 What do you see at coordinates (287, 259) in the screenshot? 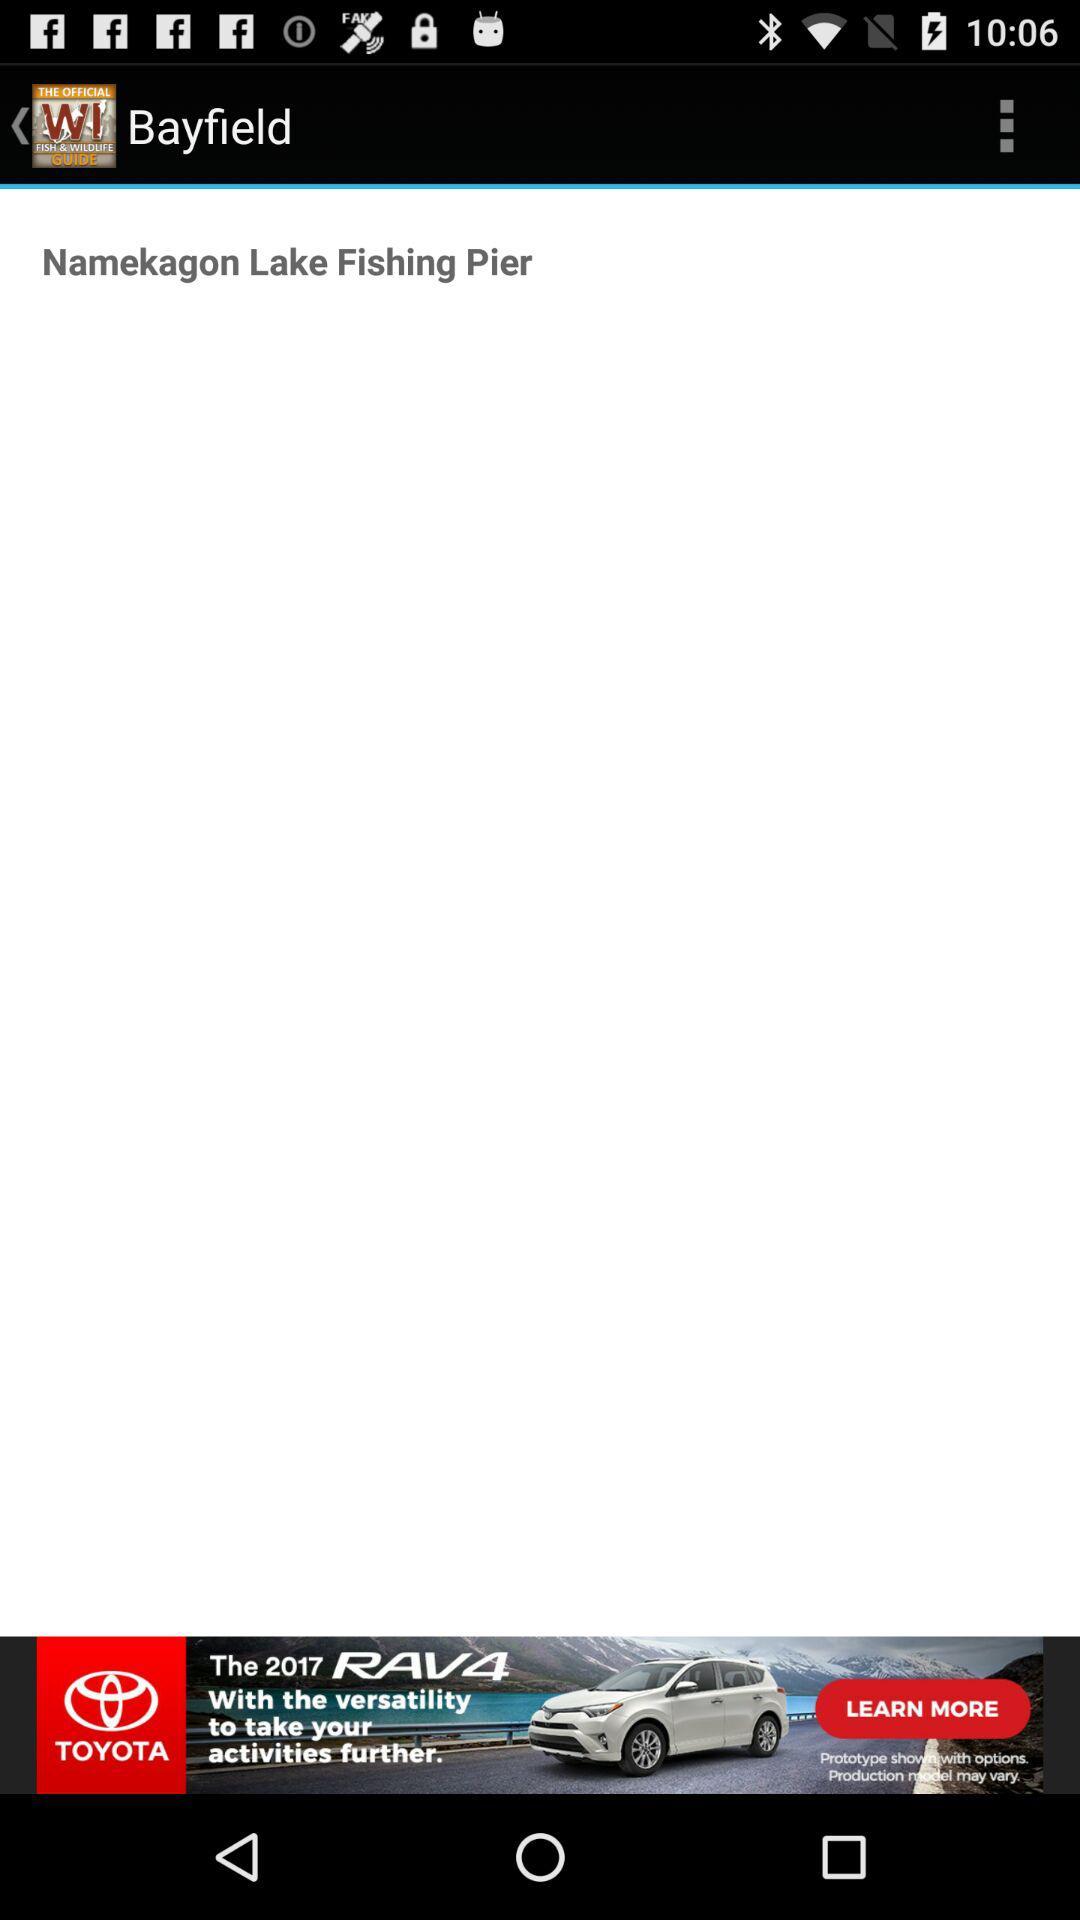
I see `the namekagon lake fishing app` at bounding box center [287, 259].